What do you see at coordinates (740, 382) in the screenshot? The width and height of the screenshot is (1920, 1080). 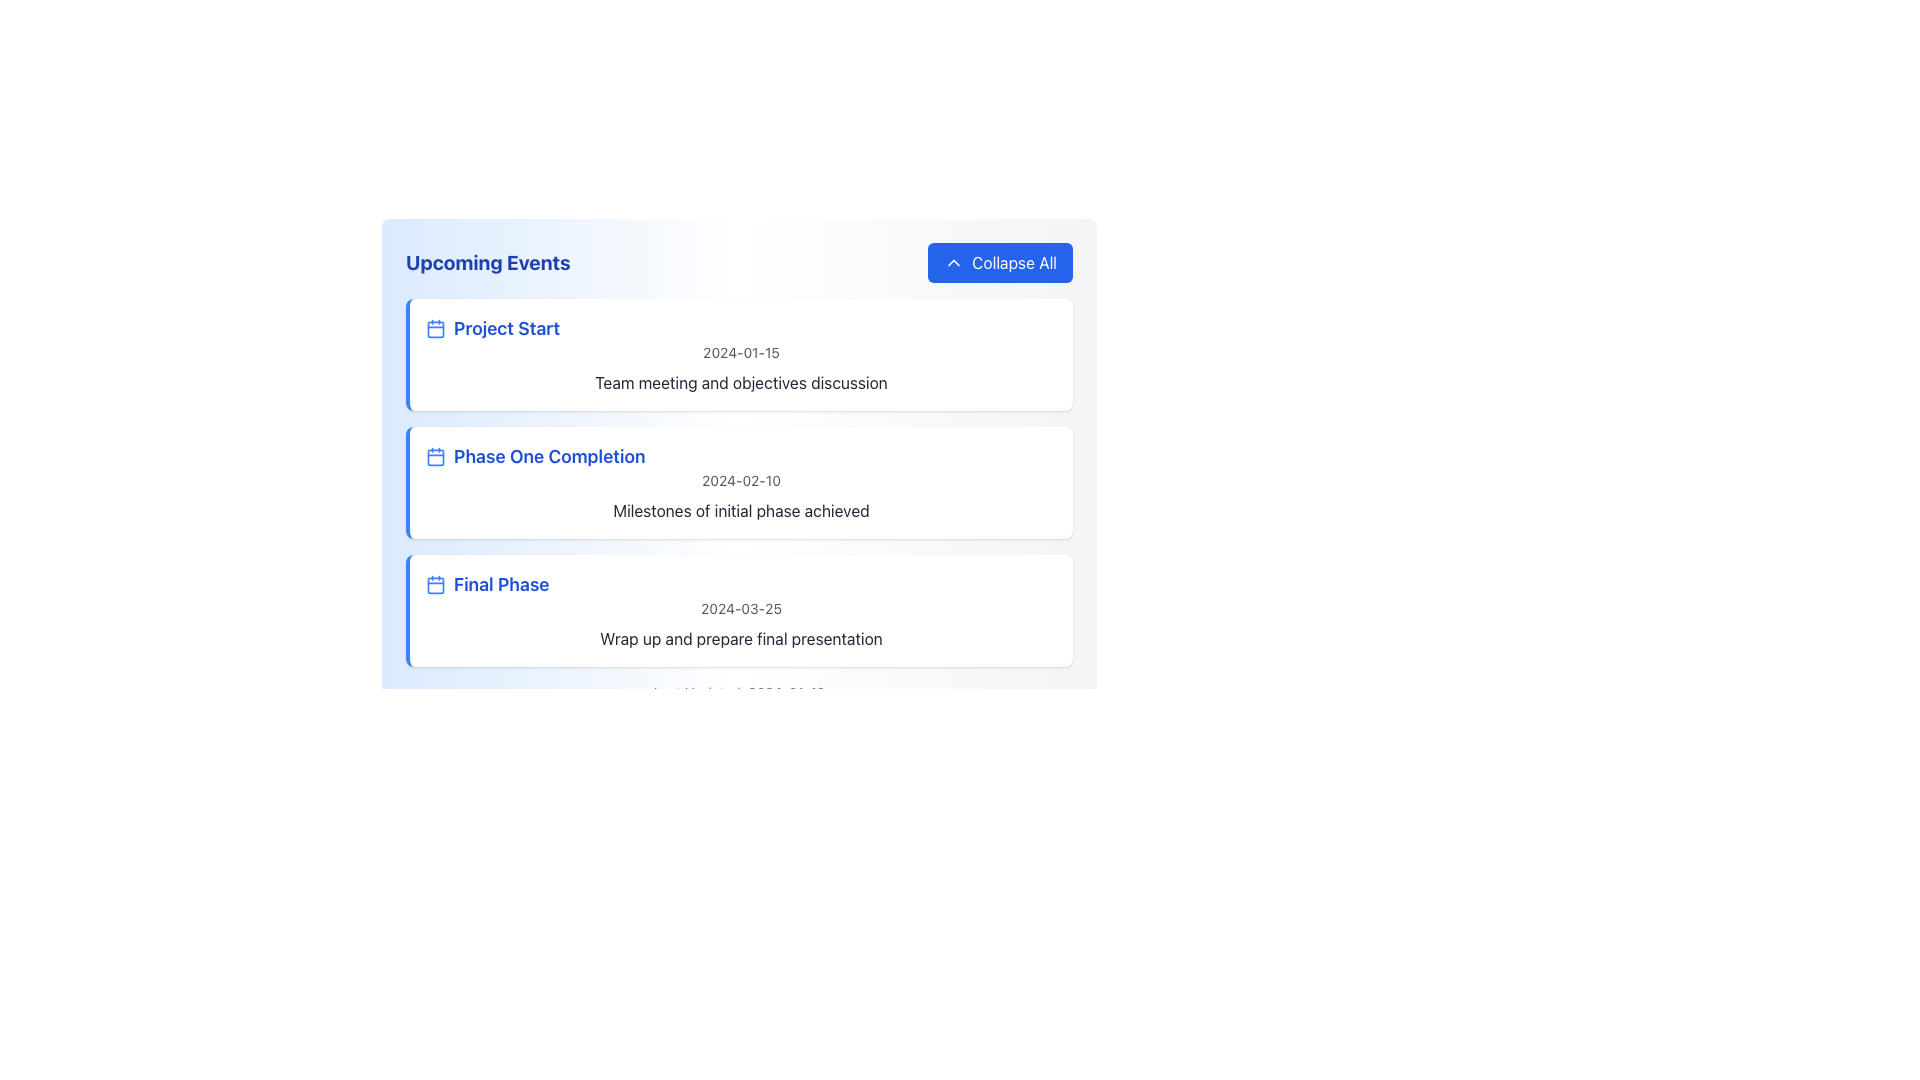 I see `the text label displaying 'Team meeting and objectives discussion' located in the 'Upcoming Events' section, which is positioned below the title 'Project Start' and the date '2024-01-15'` at bounding box center [740, 382].